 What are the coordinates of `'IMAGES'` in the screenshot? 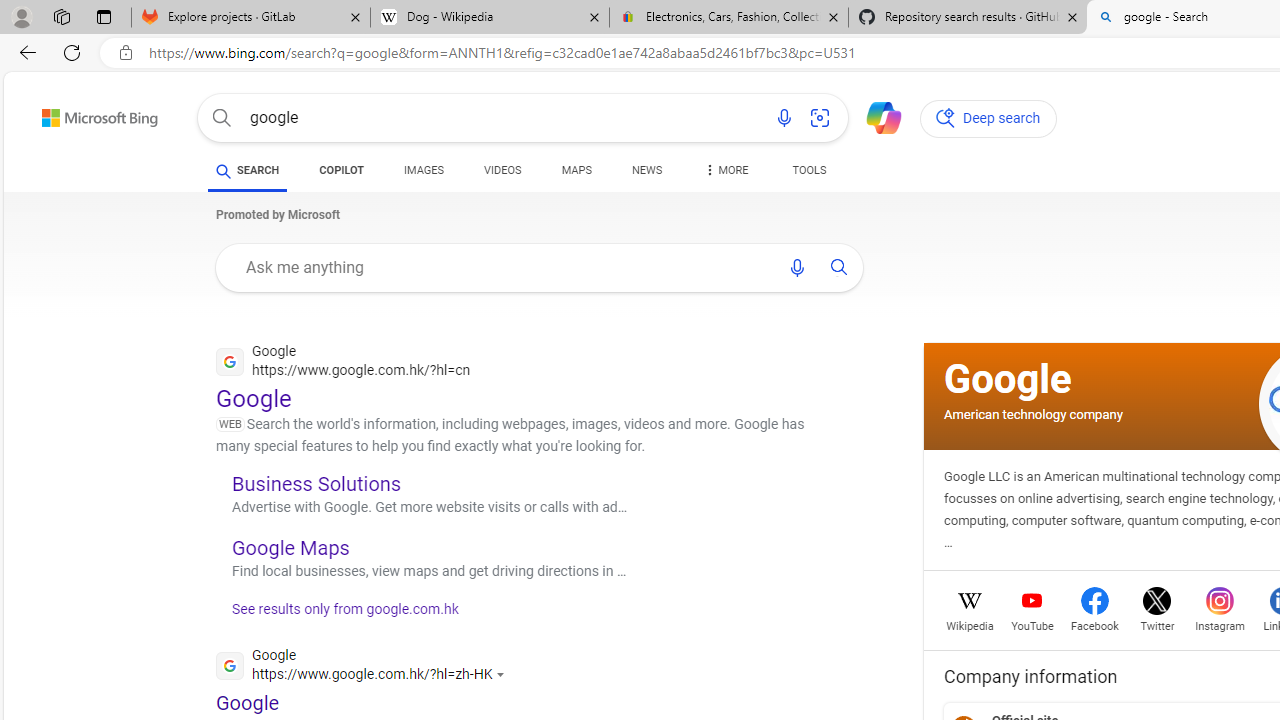 It's located at (423, 172).